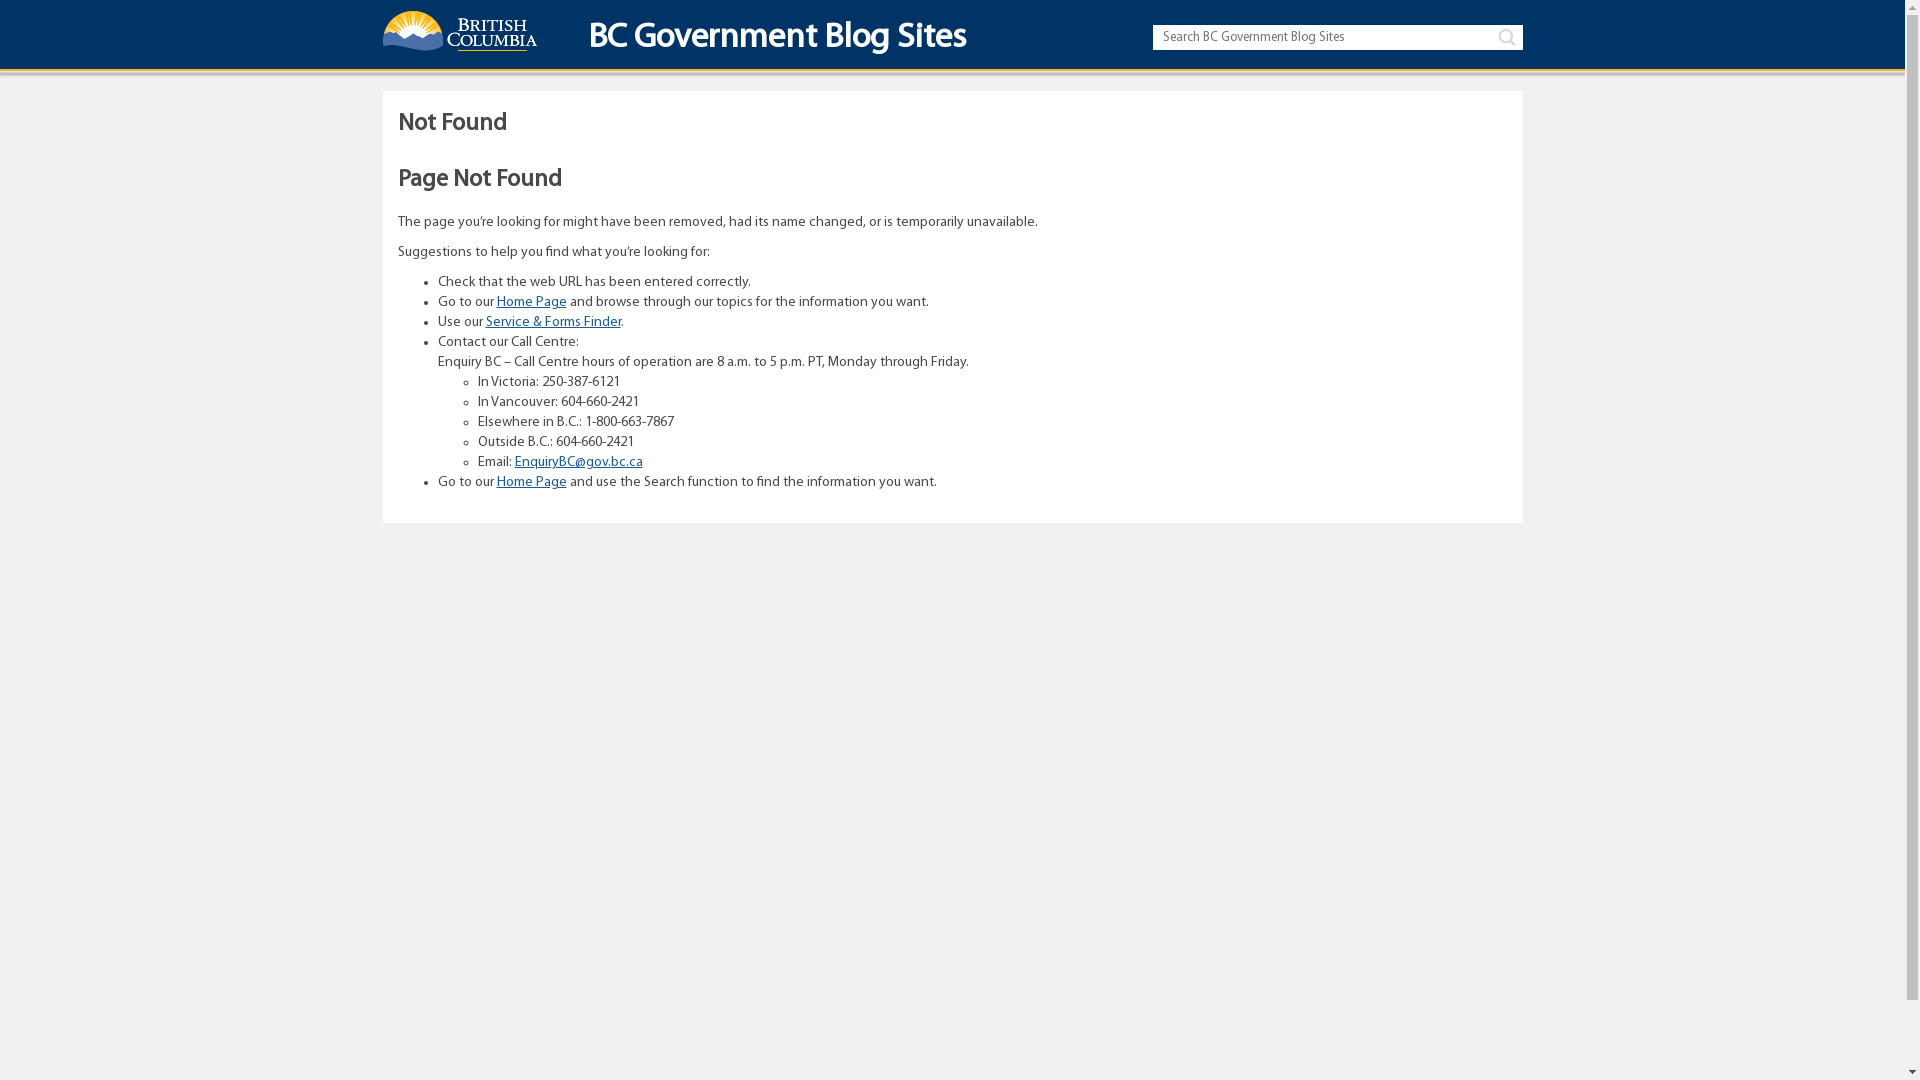 The width and height of the screenshot is (1920, 1080). I want to click on 'Home Page', so click(531, 302).